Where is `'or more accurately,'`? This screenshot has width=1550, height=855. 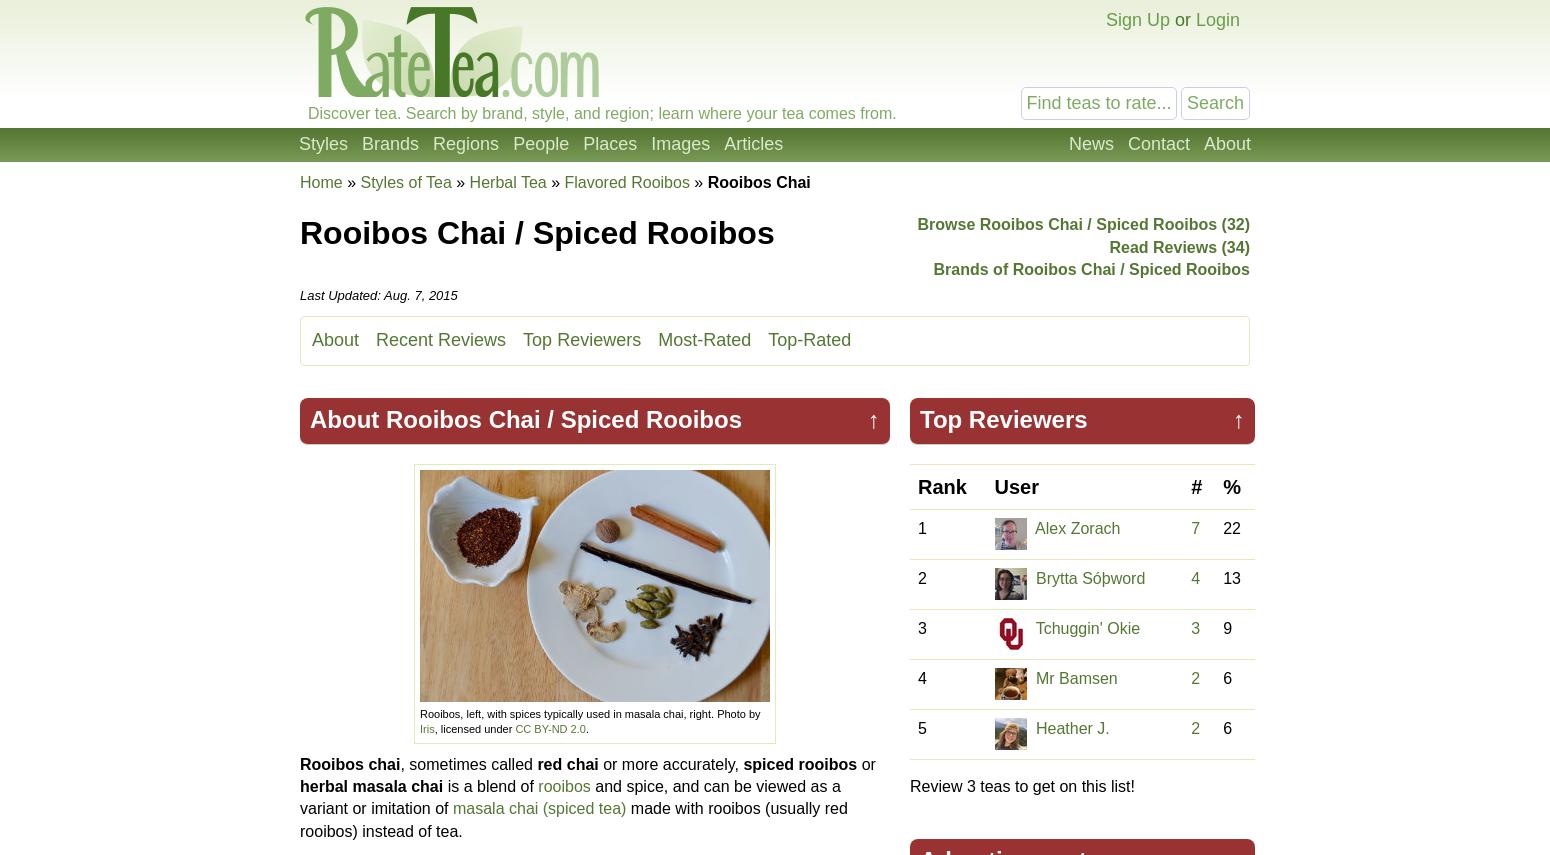 'or more accurately,' is located at coordinates (669, 762).